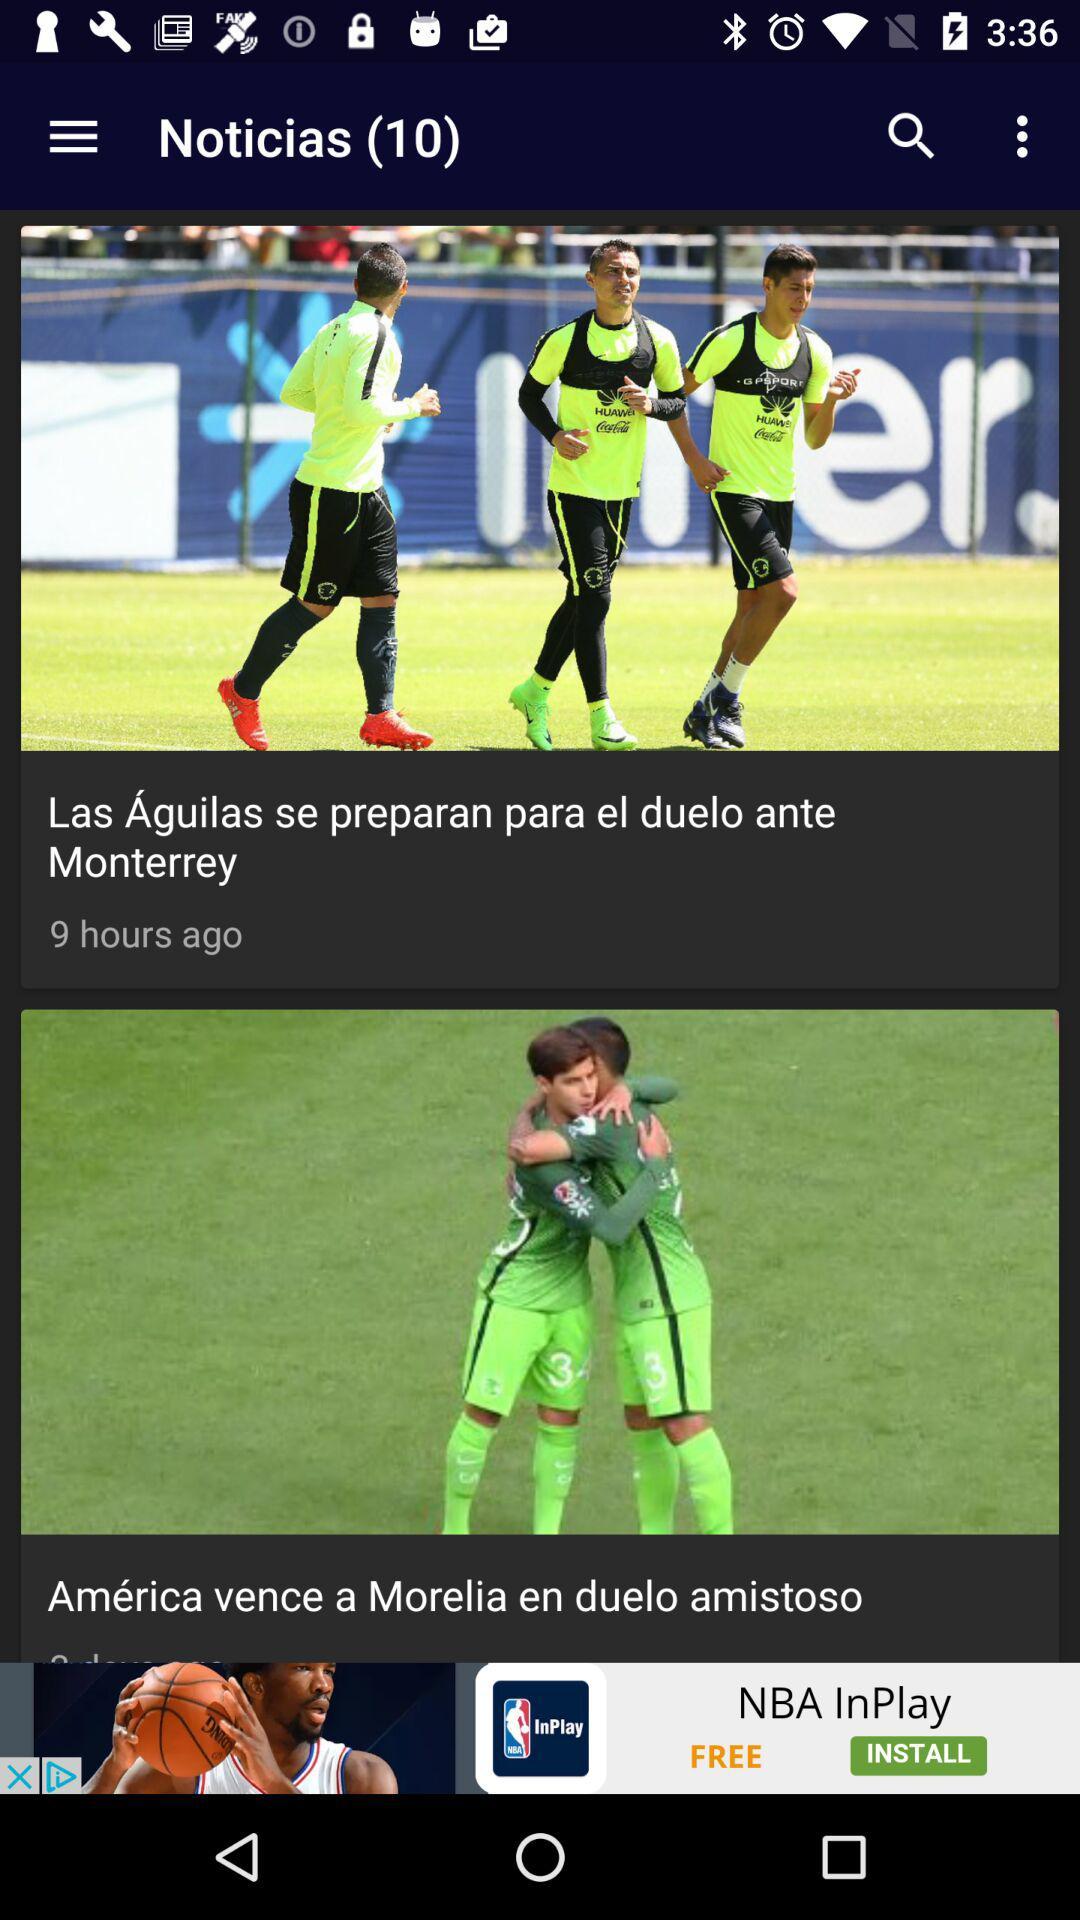 The height and width of the screenshot is (1920, 1080). I want to click on share the article, so click(540, 1727).